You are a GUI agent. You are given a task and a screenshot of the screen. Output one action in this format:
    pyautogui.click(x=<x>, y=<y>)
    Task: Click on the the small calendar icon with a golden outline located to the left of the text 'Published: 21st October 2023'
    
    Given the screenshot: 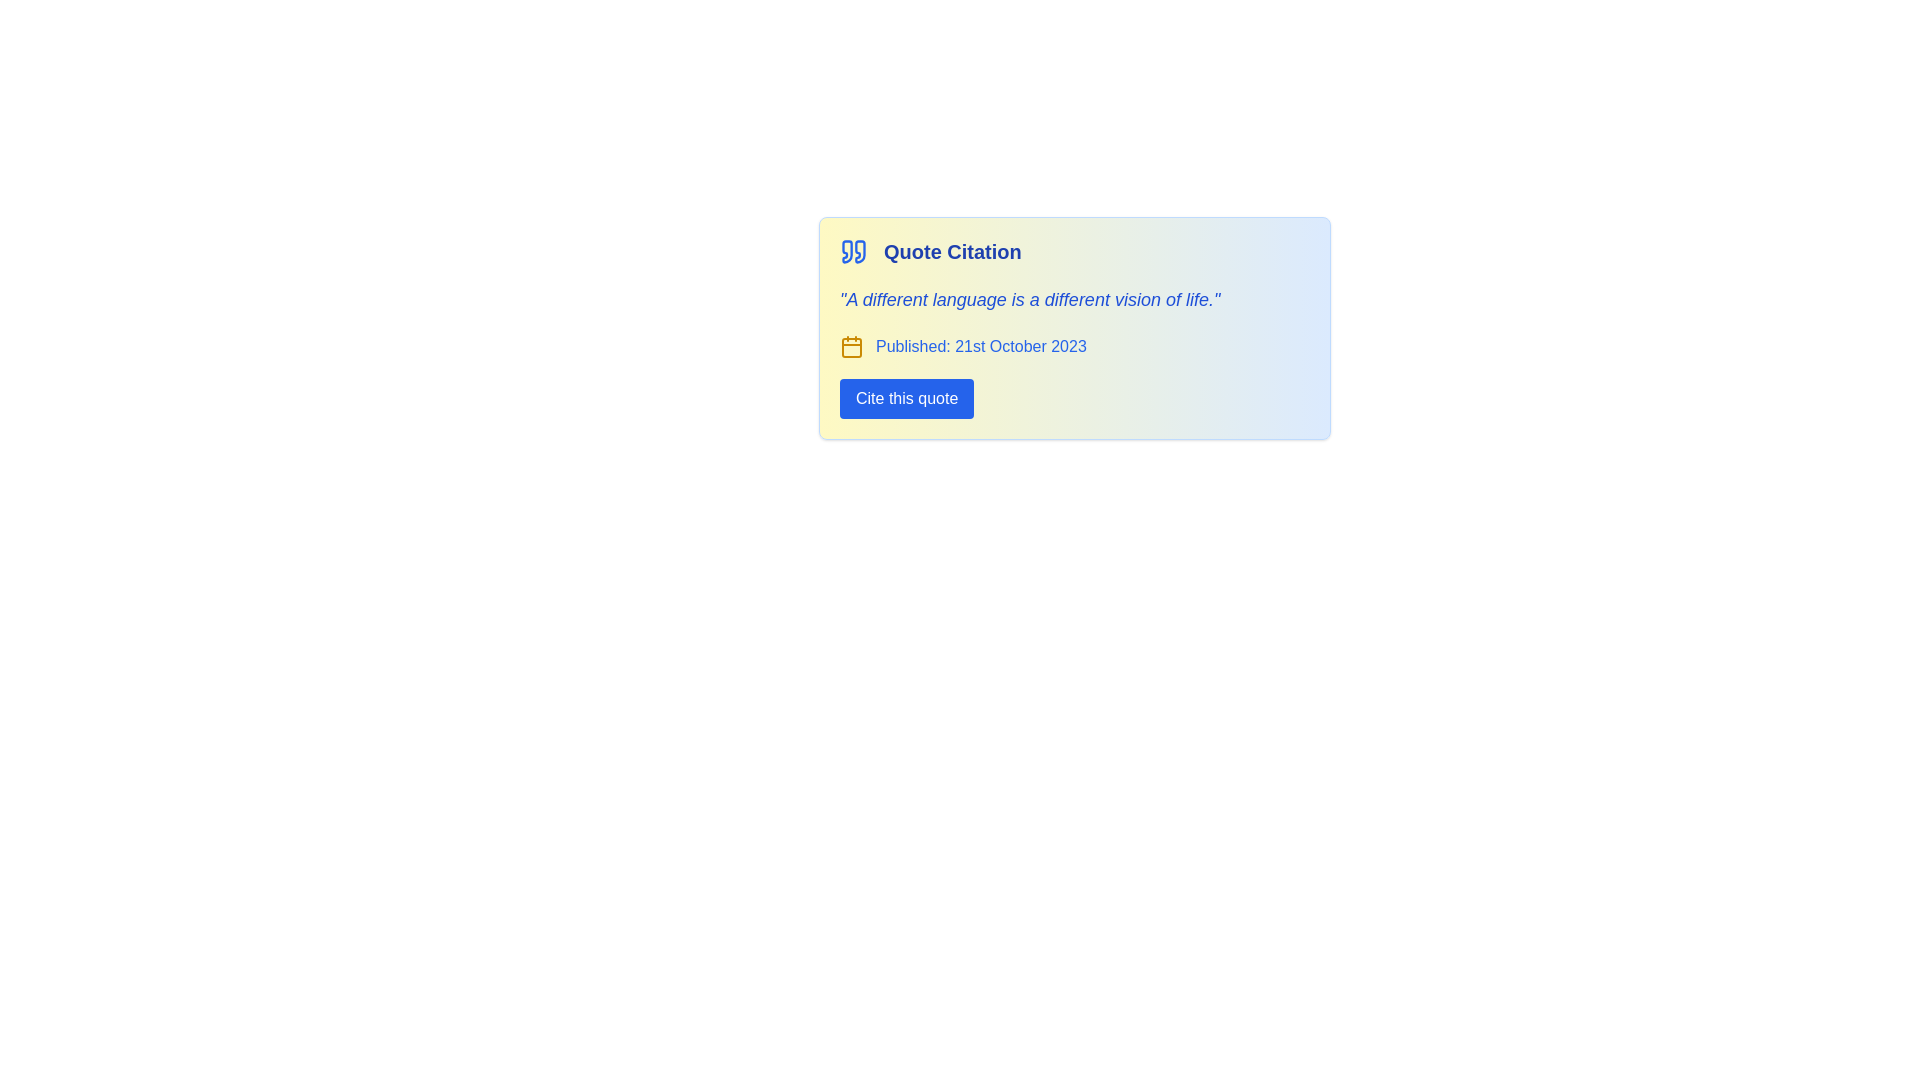 What is the action you would take?
    pyautogui.click(x=851, y=346)
    